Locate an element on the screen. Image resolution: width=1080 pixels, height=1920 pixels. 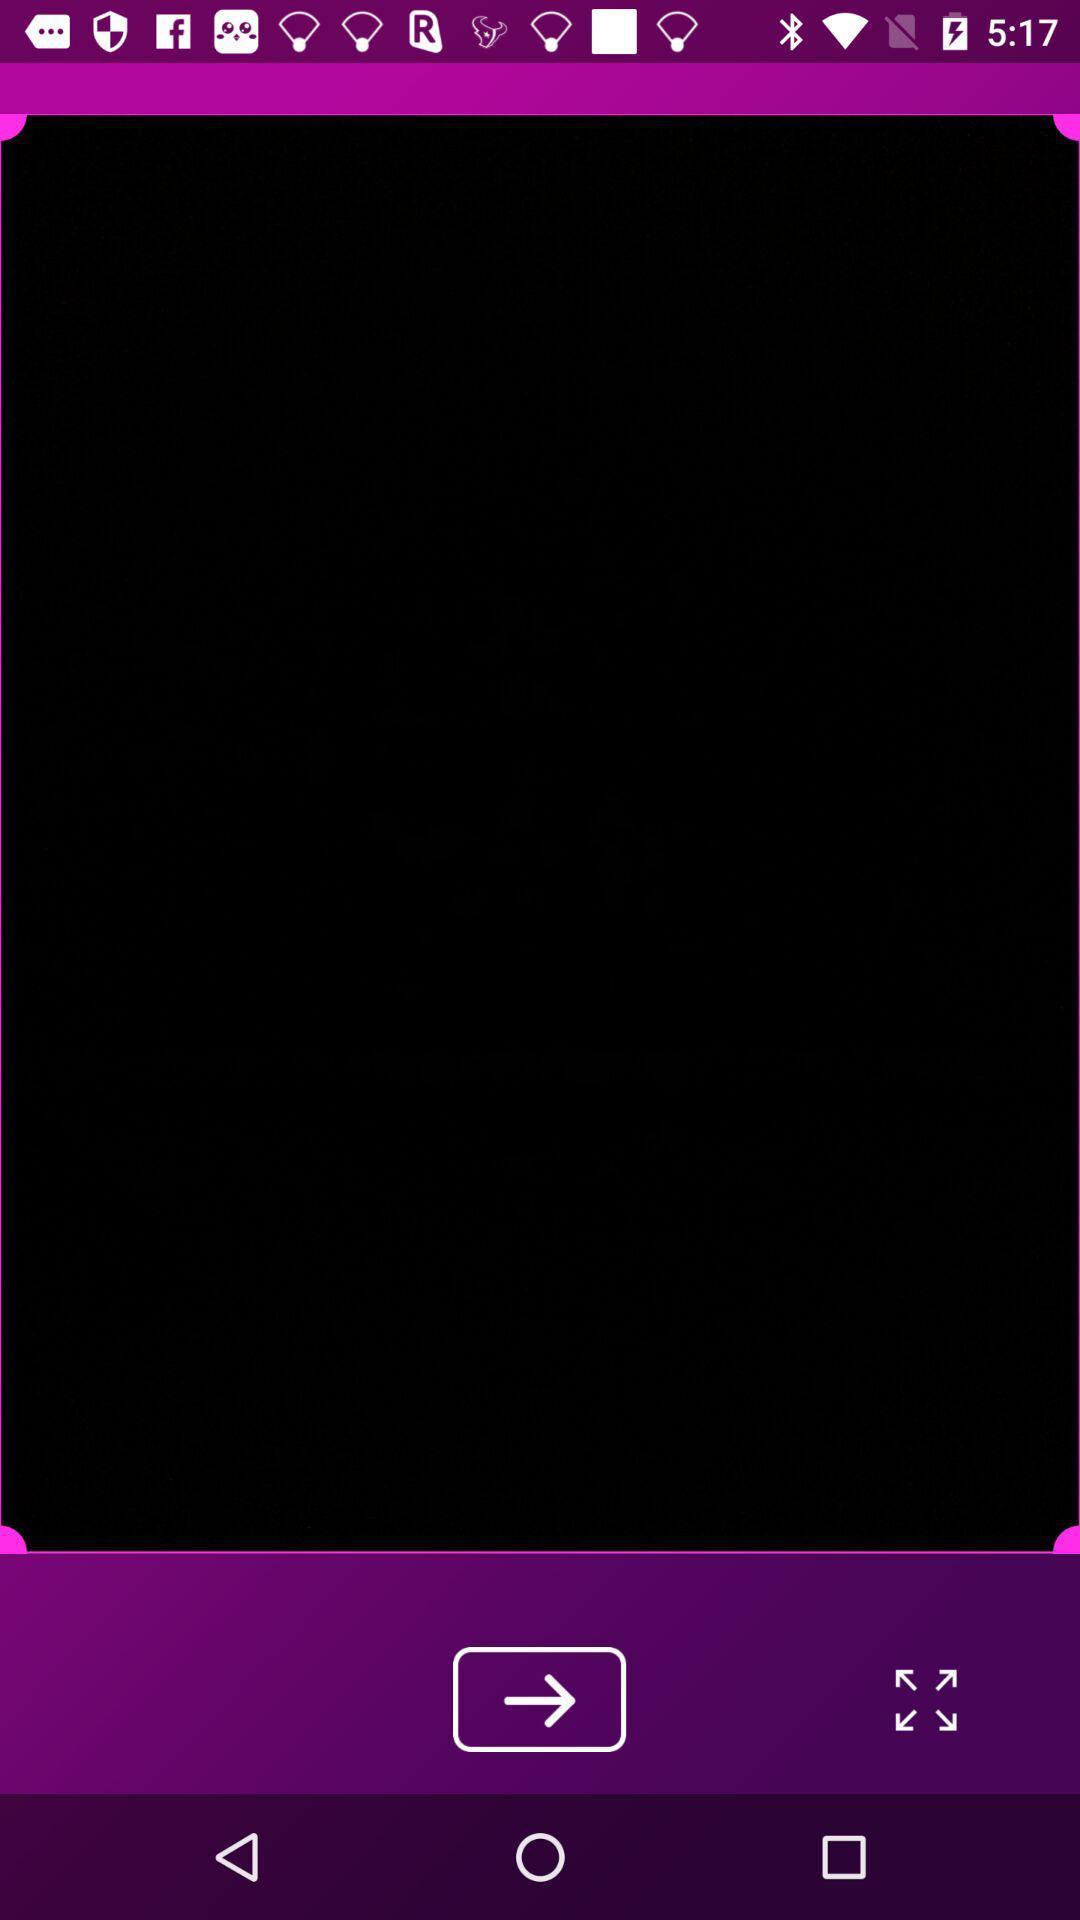
the fullscreen icon is located at coordinates (926, 1699).